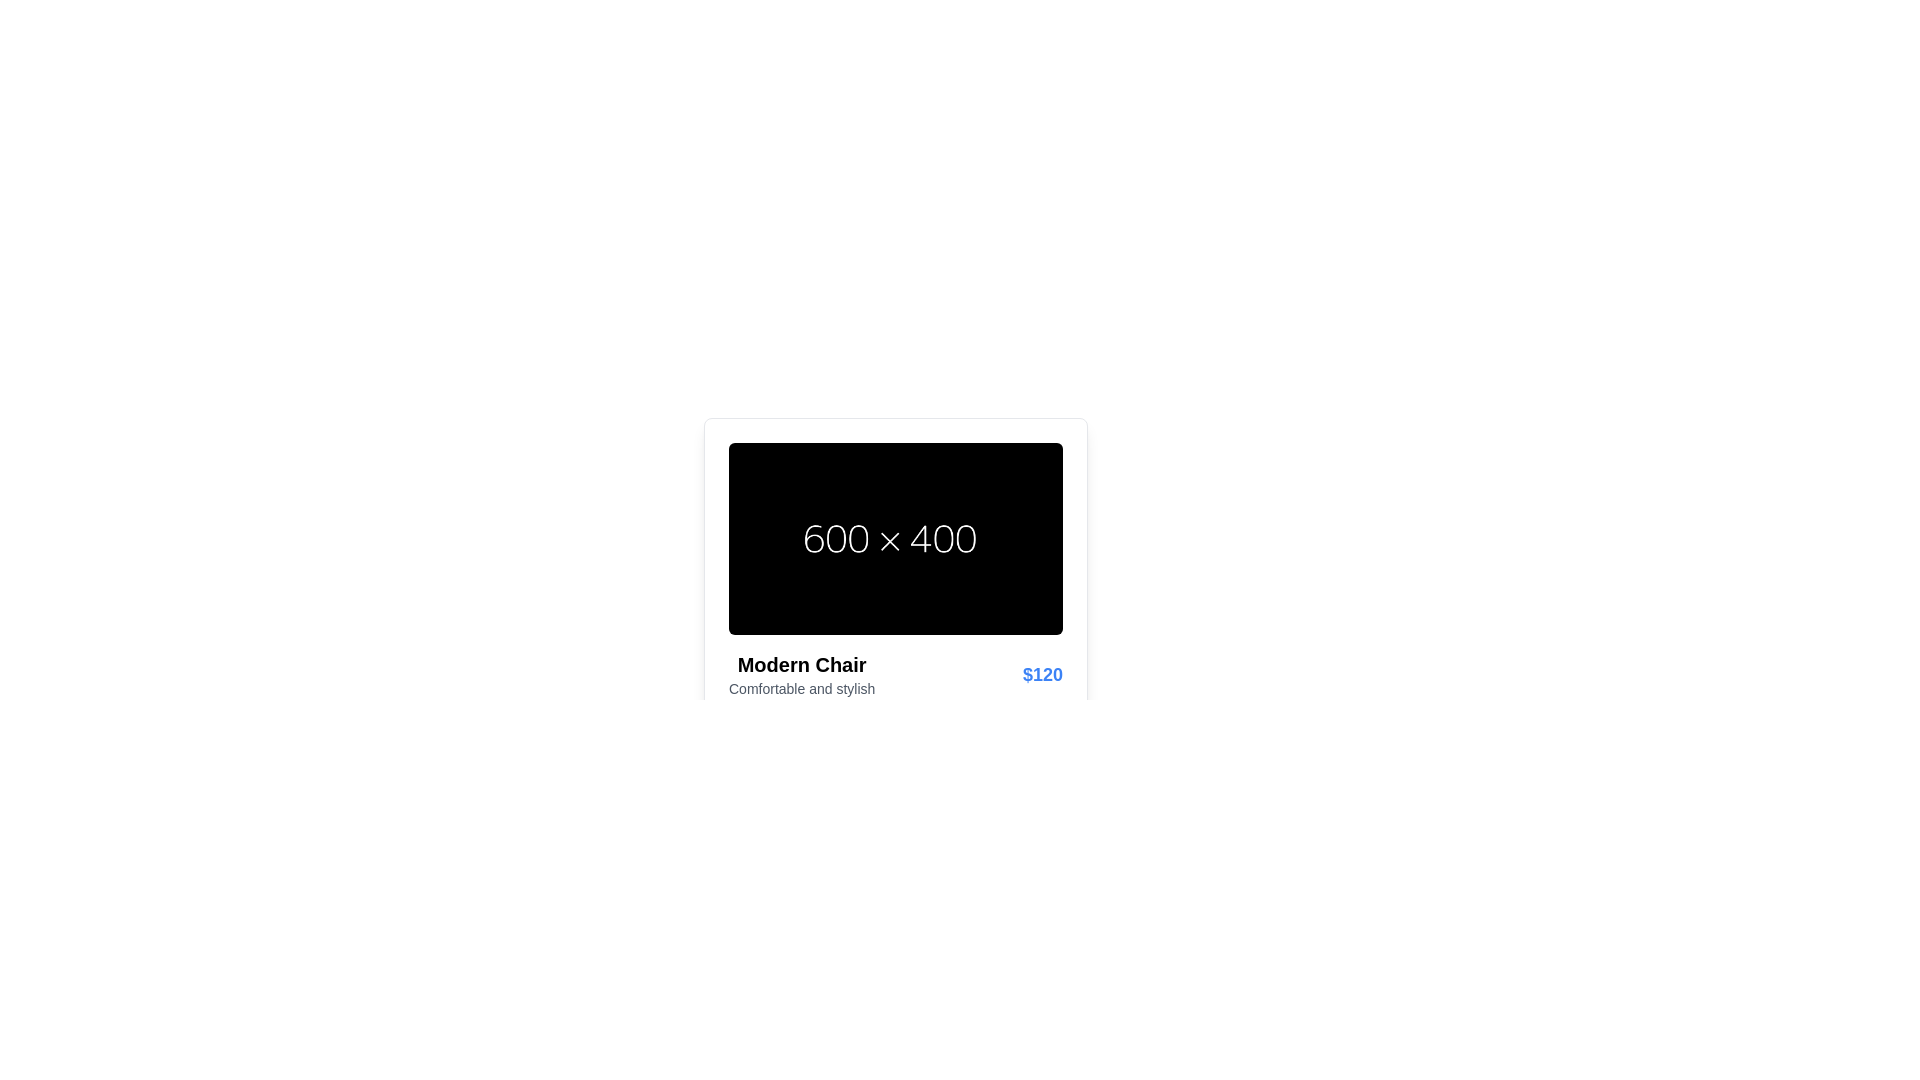 The width and height of the screenshot is (1920, 1080). What do you see at coordinates (802, 688) in the screenshot?
I see `the text 'Comfortable and stylish' which is located directly beneath the title 'Modern Chair' within the product card layout` at bounding box center [802, 688].